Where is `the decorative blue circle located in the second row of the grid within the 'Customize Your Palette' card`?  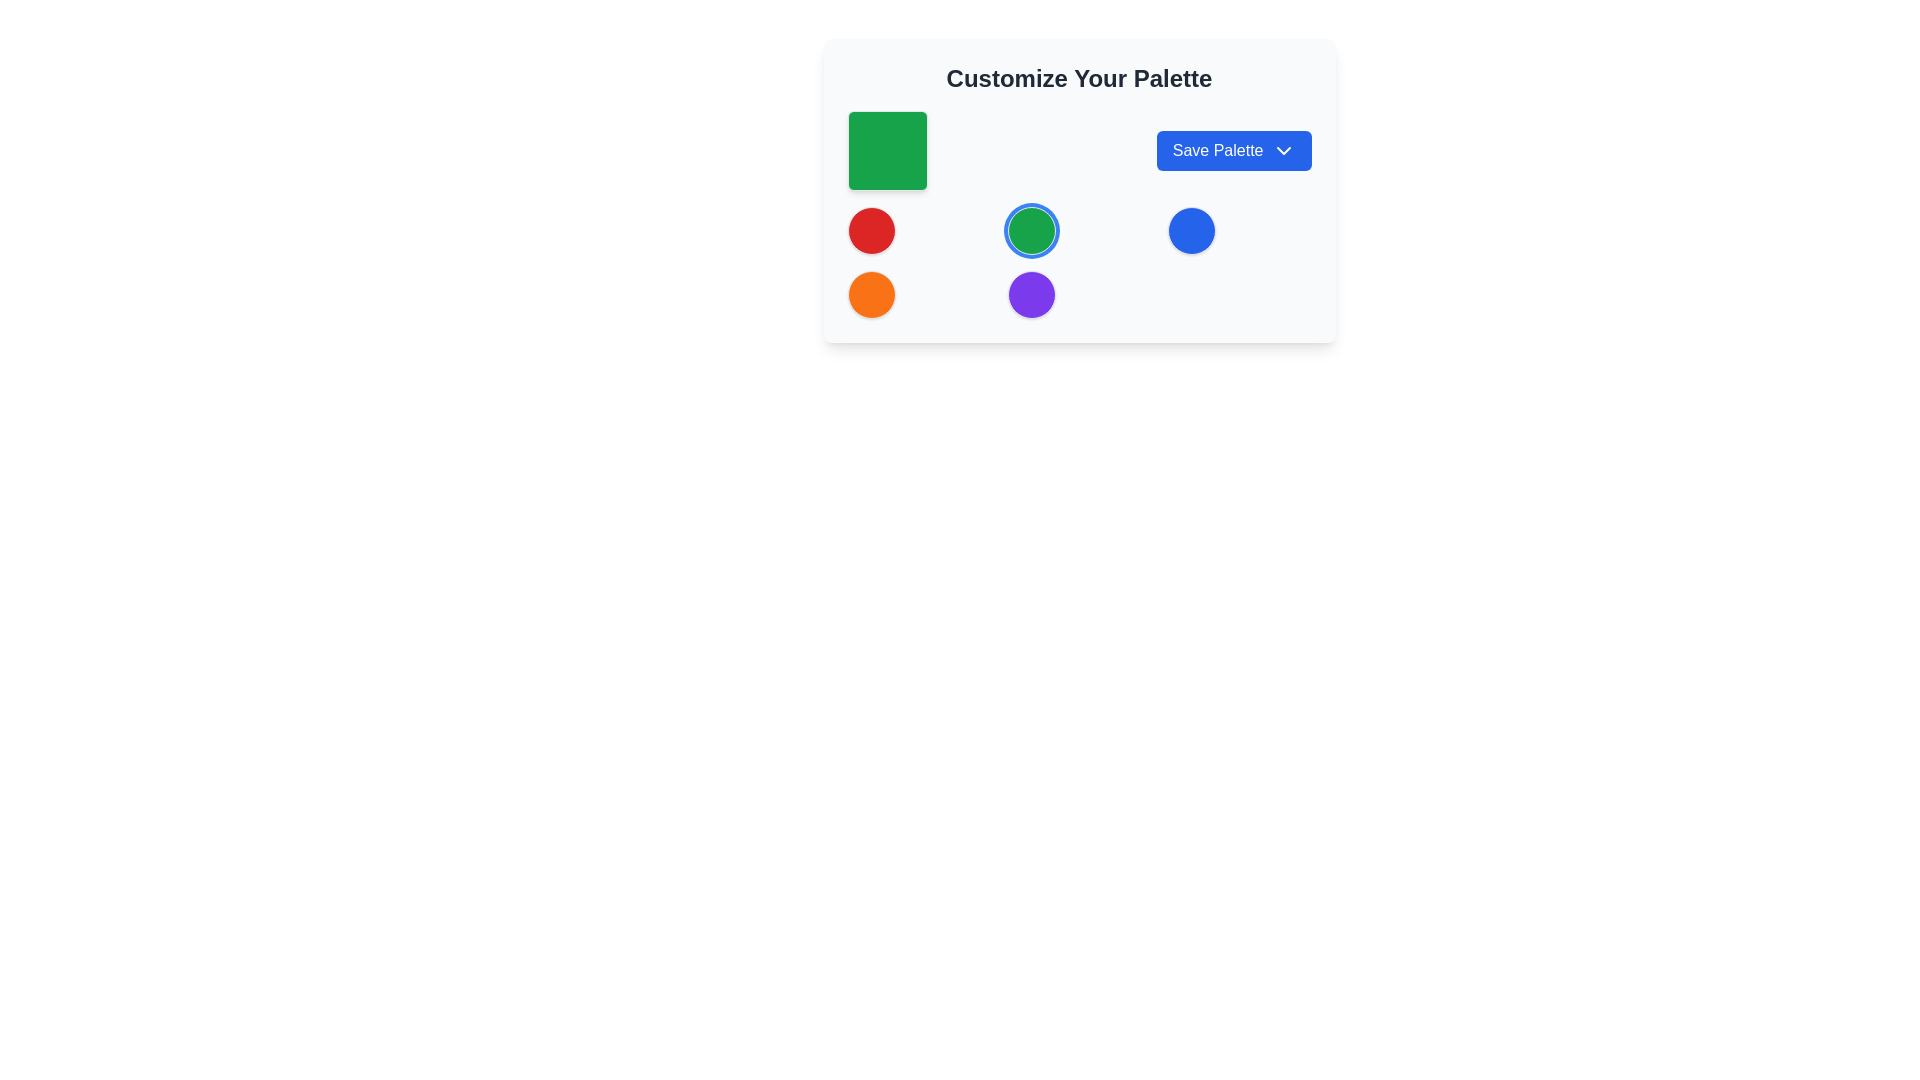 the decorative blue circle located in the second row of the grid within the 'Customize Your Palette' card is located at coordinates (1191, 230).